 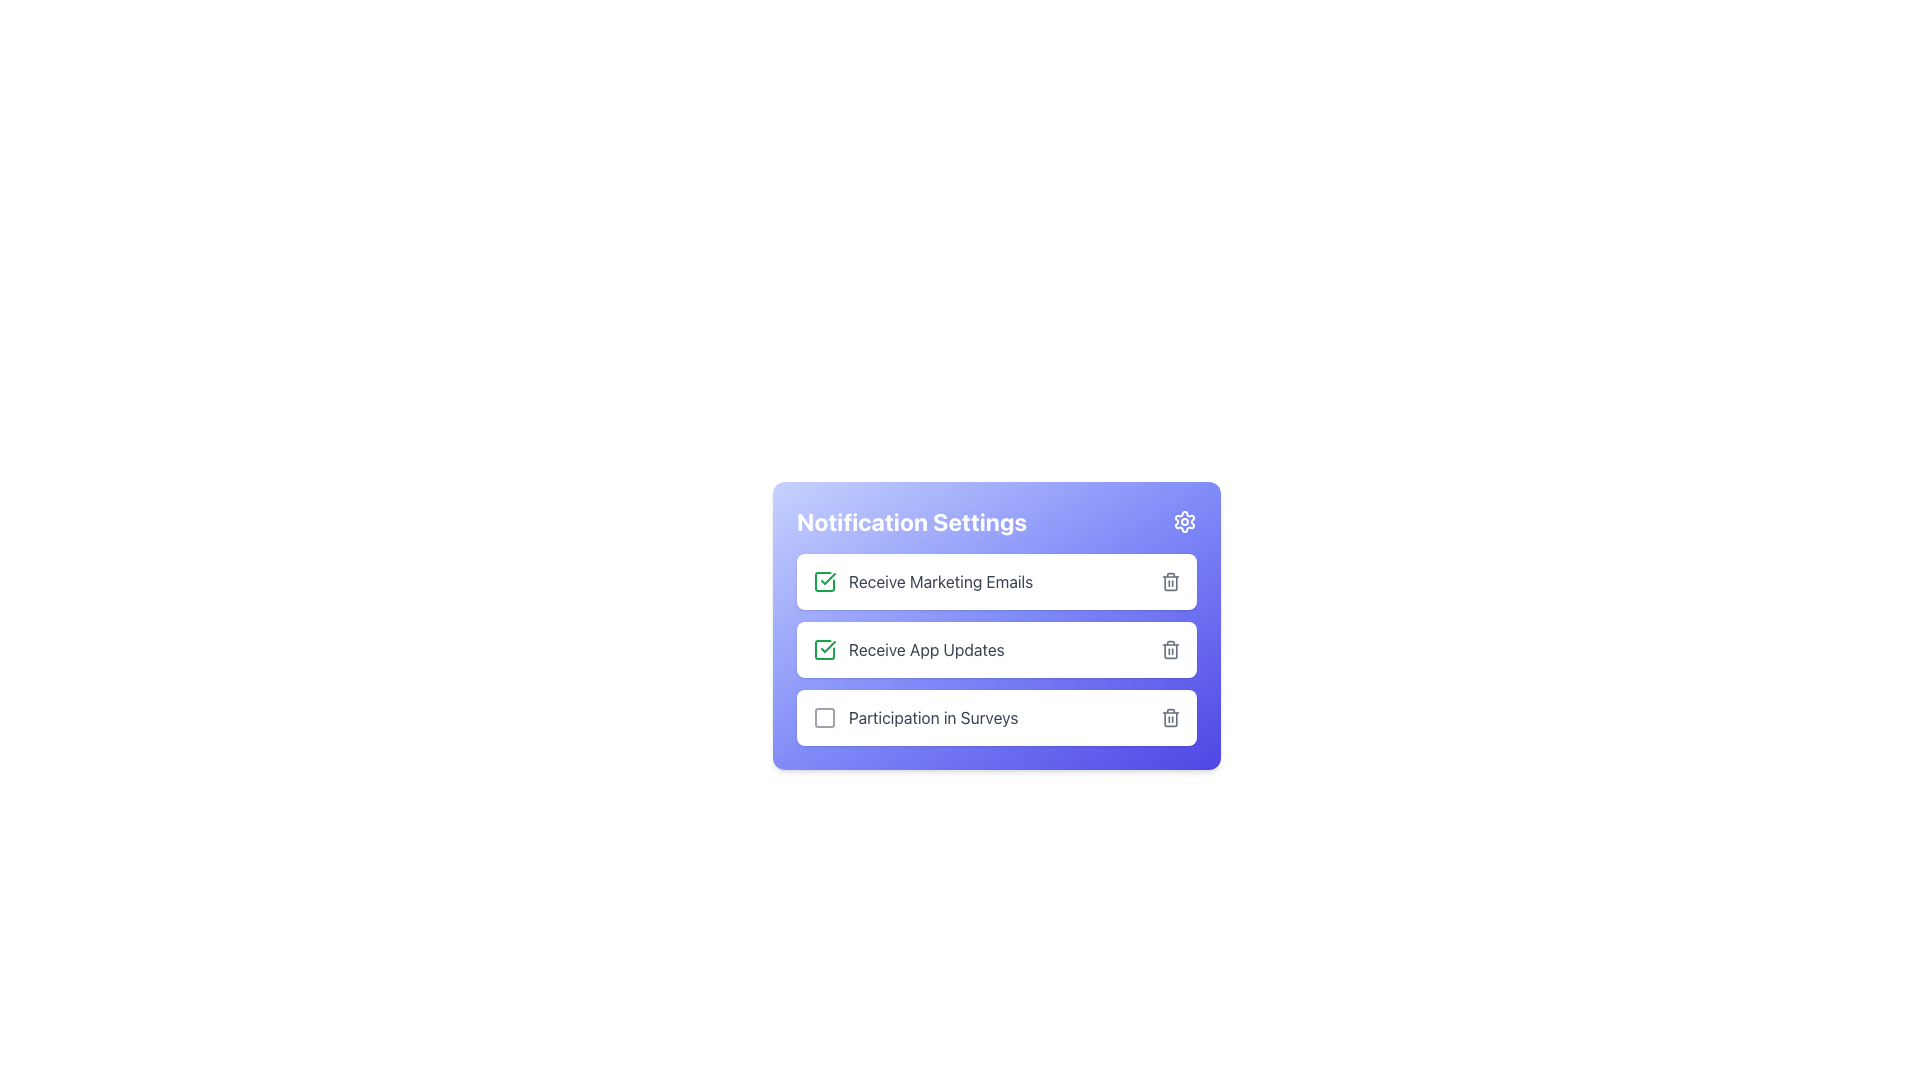 I want to click on the Checkbox element associated with 'Participation in Surveys', so click(x=825, y=716).